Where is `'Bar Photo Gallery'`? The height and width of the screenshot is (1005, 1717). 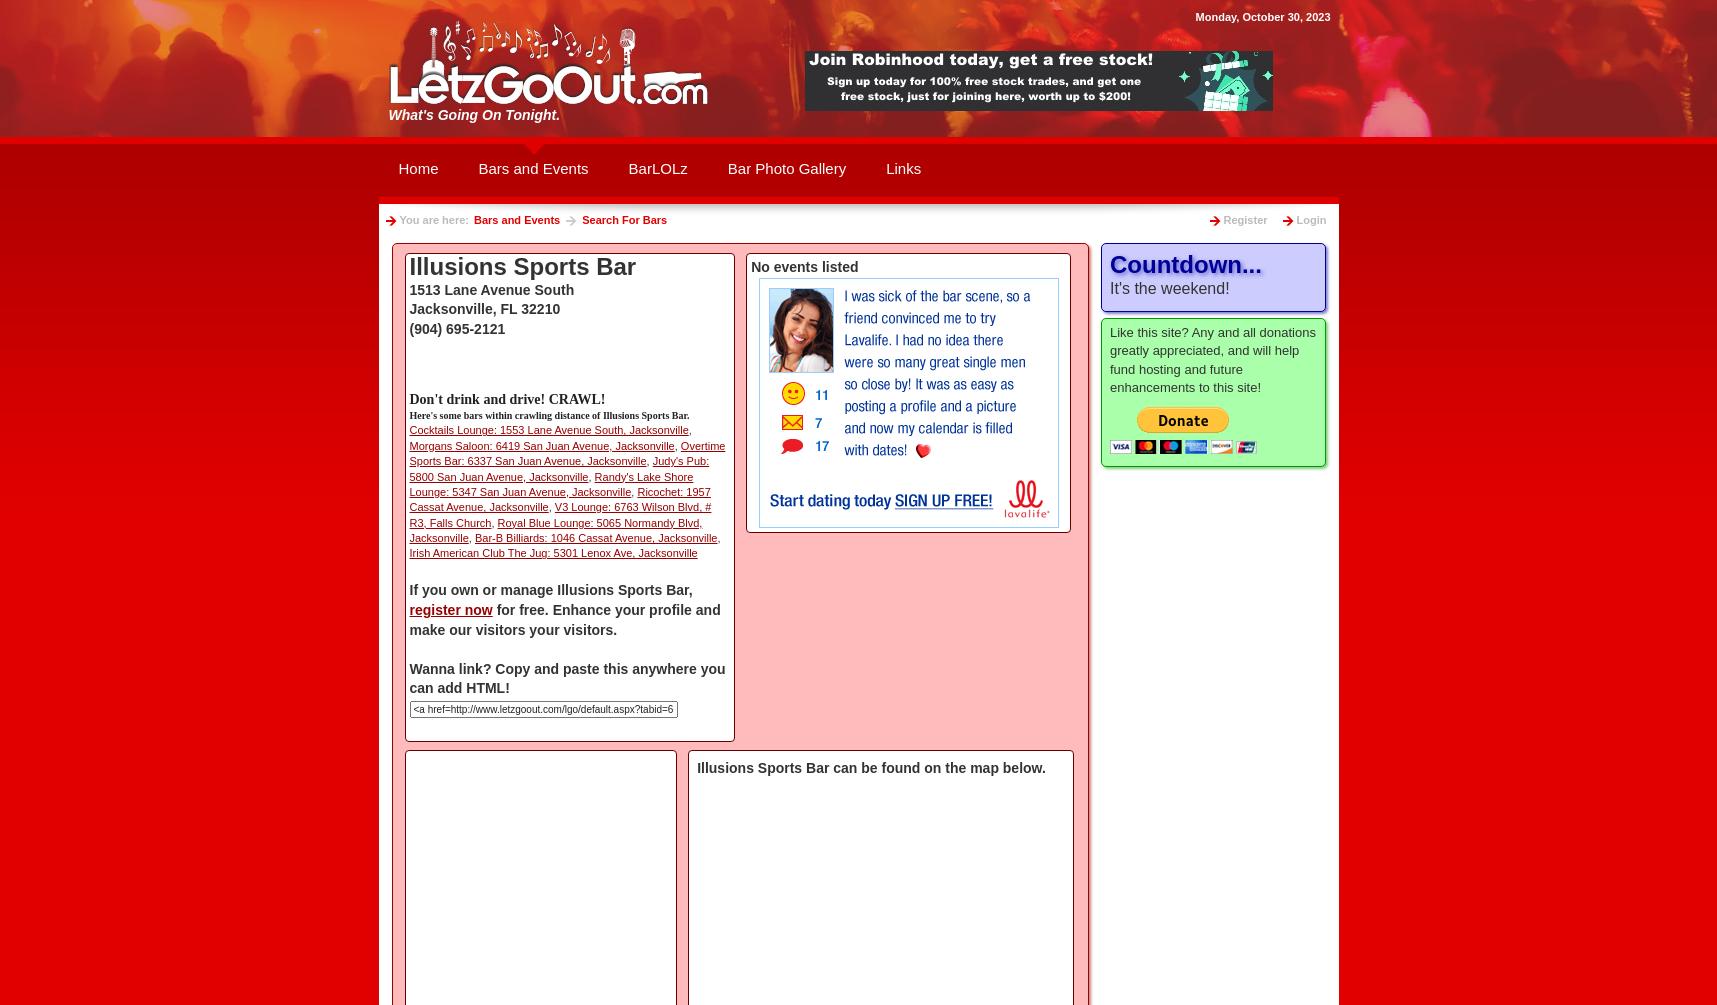 'Bar Photo Gallery' is located at coordinates (785, 168).